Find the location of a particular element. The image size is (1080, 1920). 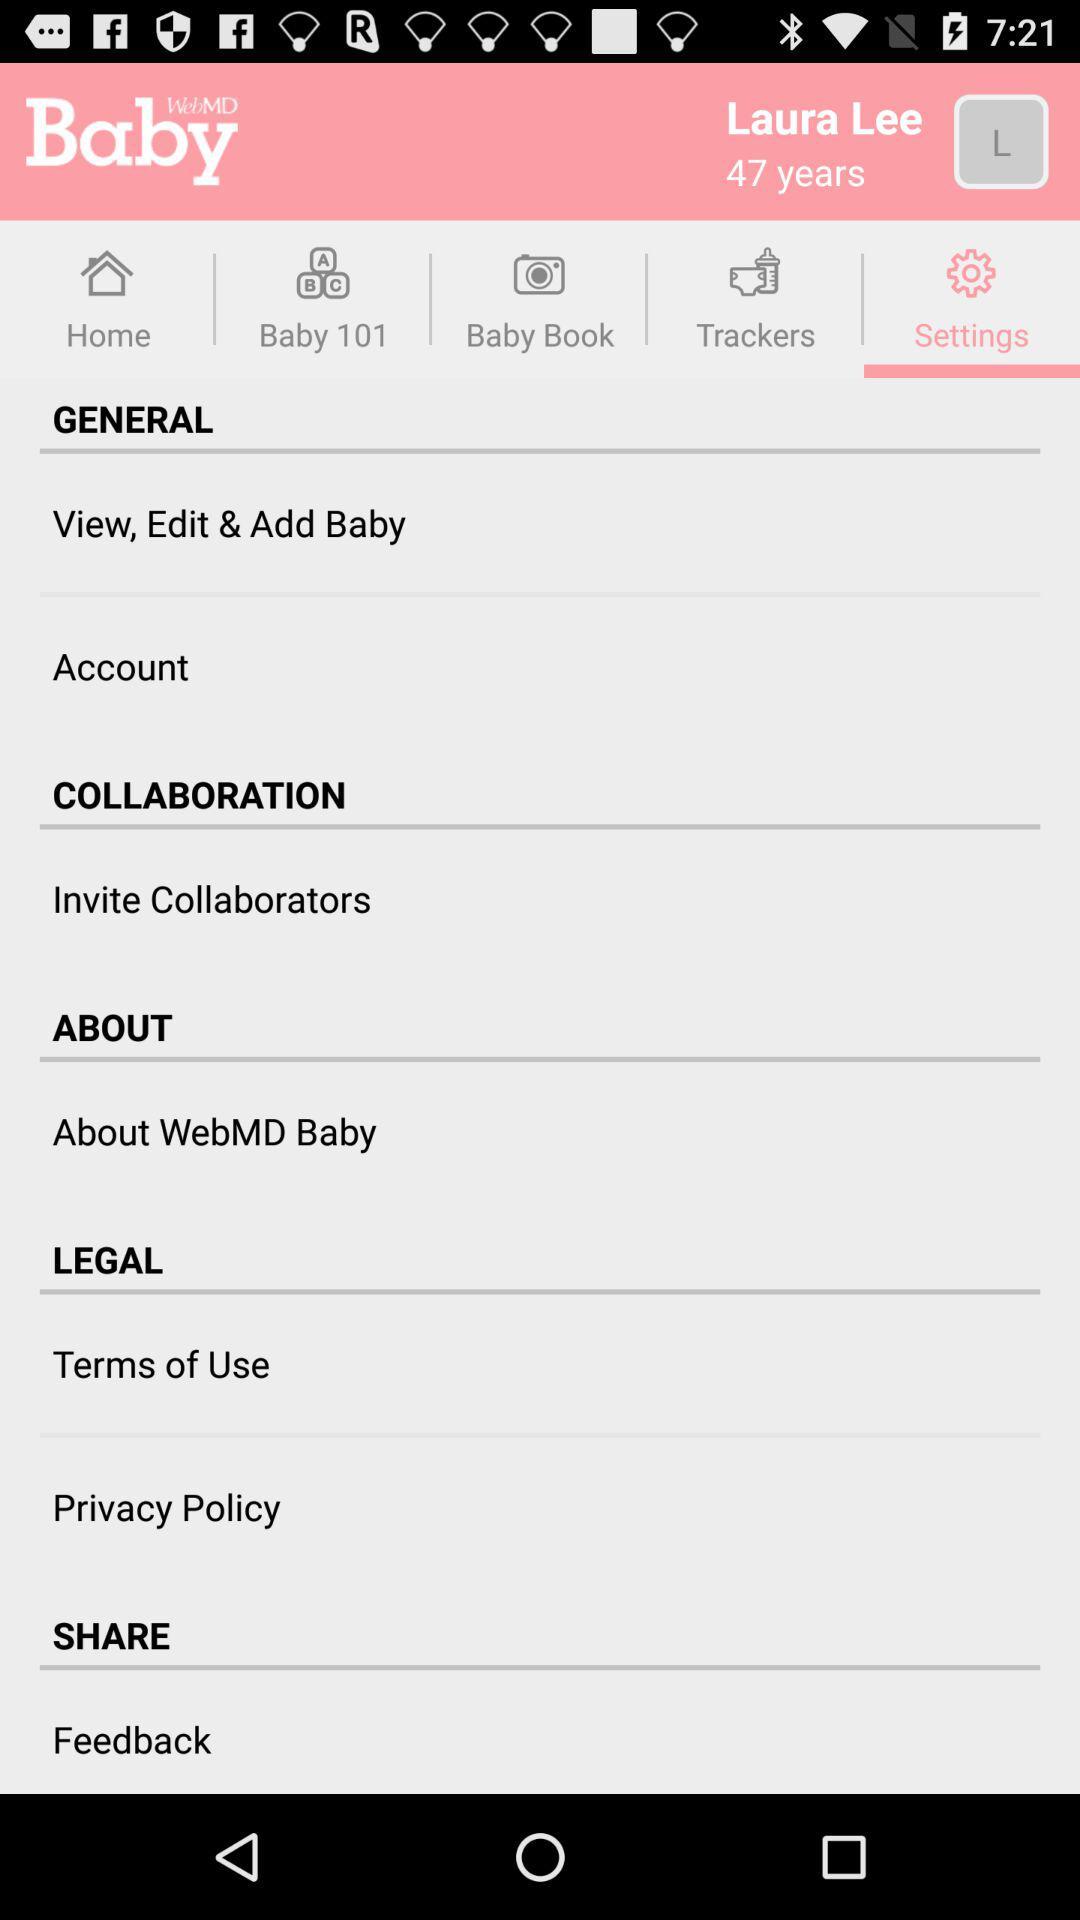

feedback is located at coordinates (131, 1738).